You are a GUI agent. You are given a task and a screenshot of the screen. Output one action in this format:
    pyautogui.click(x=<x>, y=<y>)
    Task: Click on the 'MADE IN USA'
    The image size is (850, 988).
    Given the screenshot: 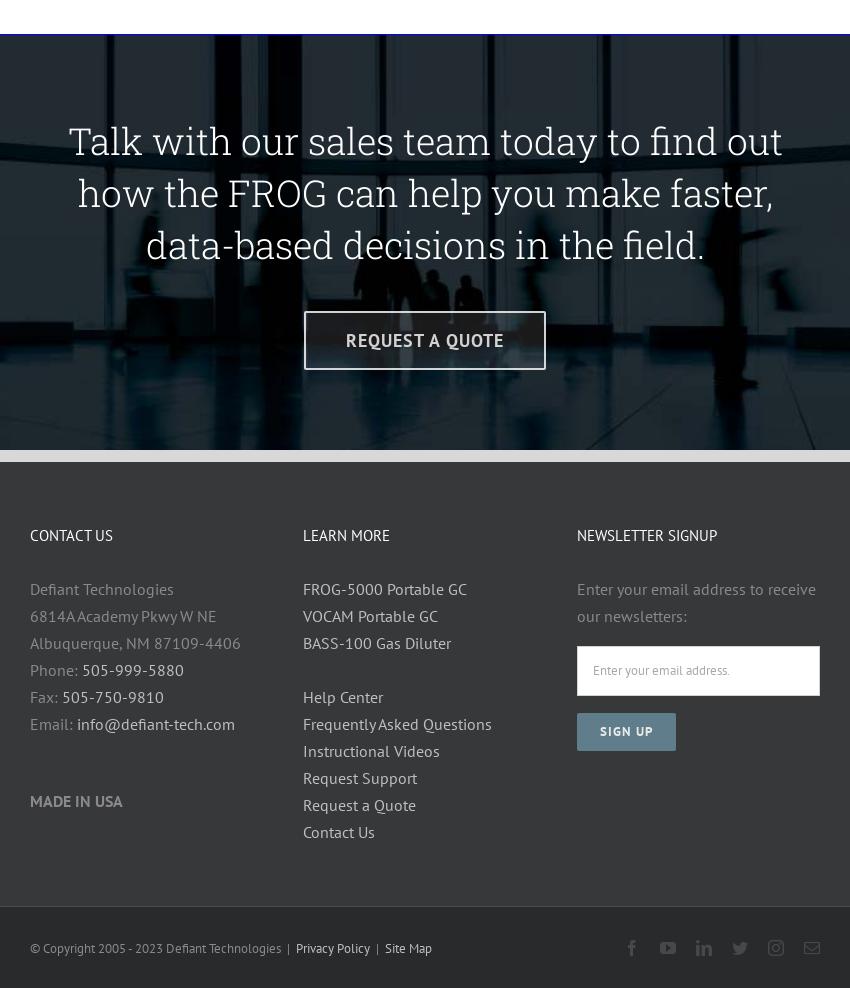 What is the action you would take?
    pyautogui.click(x=29, y=798)
    